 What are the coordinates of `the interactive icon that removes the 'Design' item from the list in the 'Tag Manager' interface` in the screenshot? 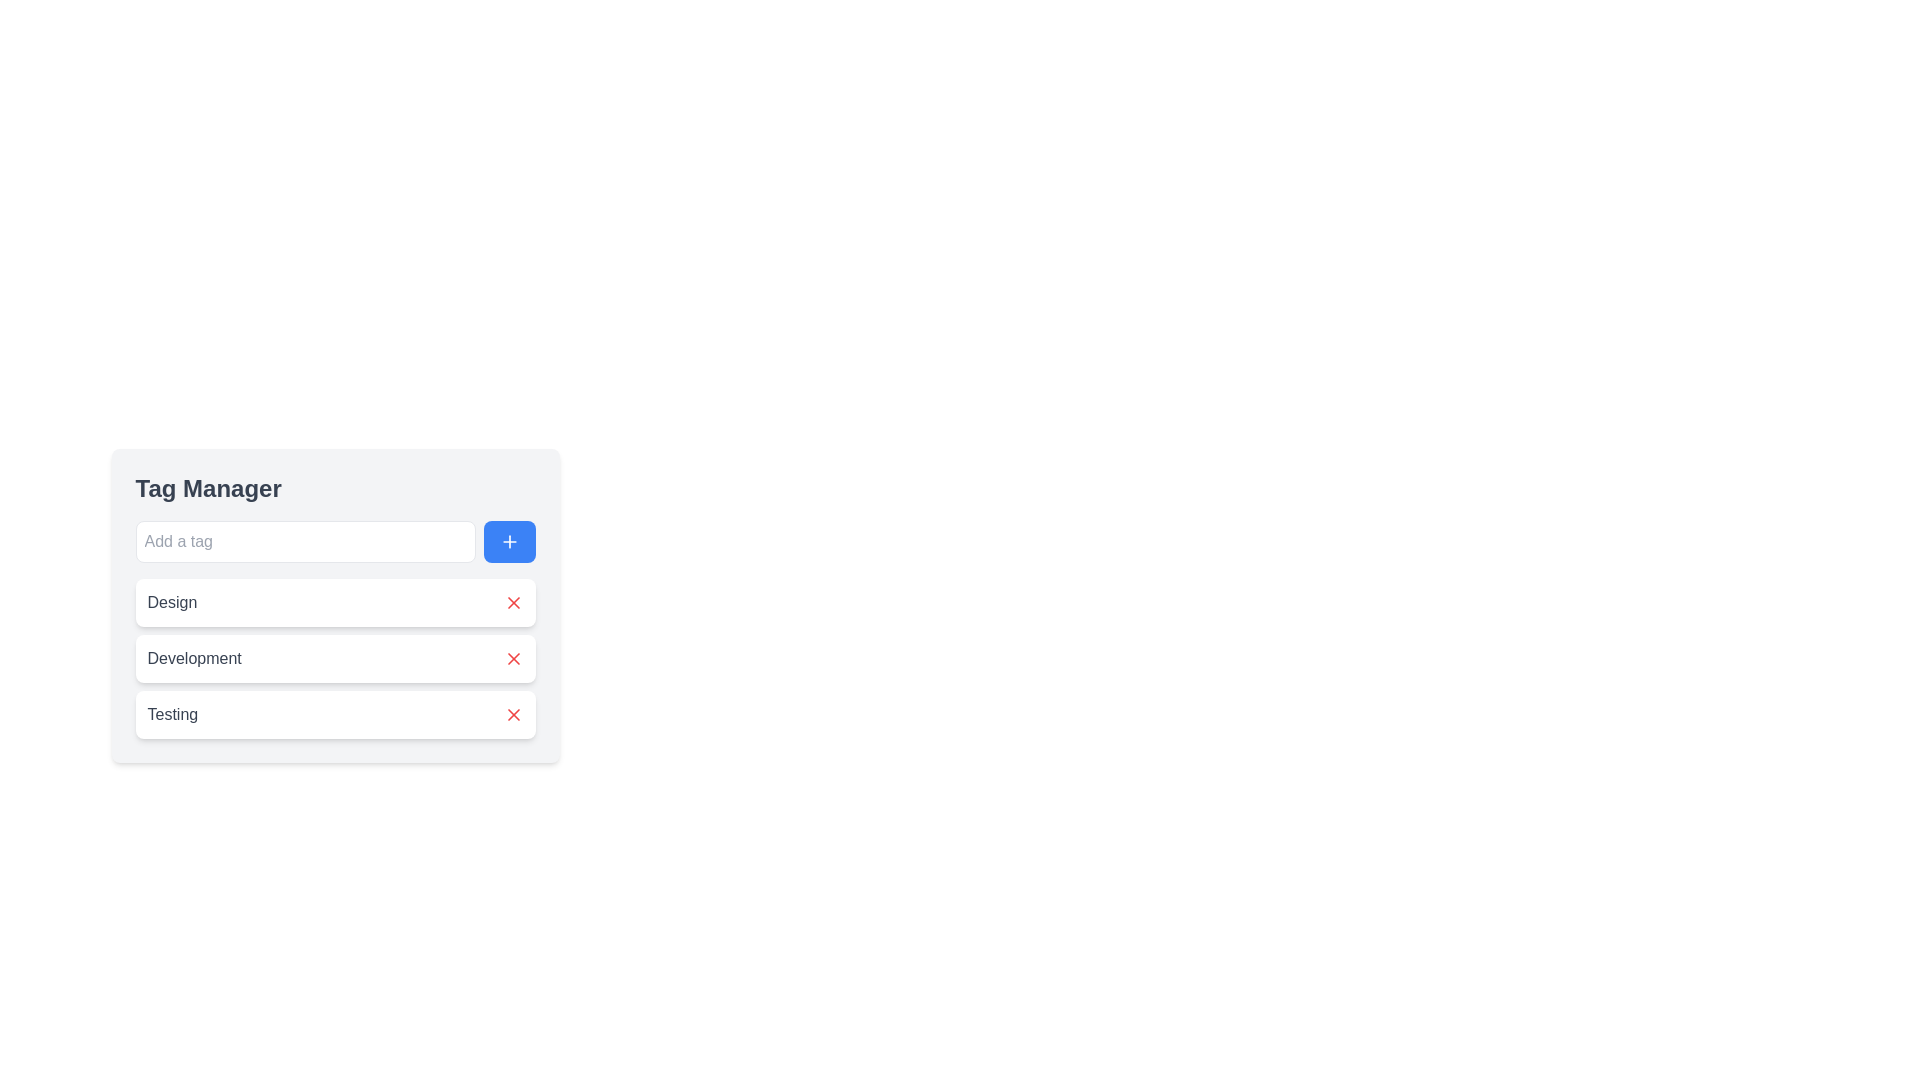 It's located at (513, 601).